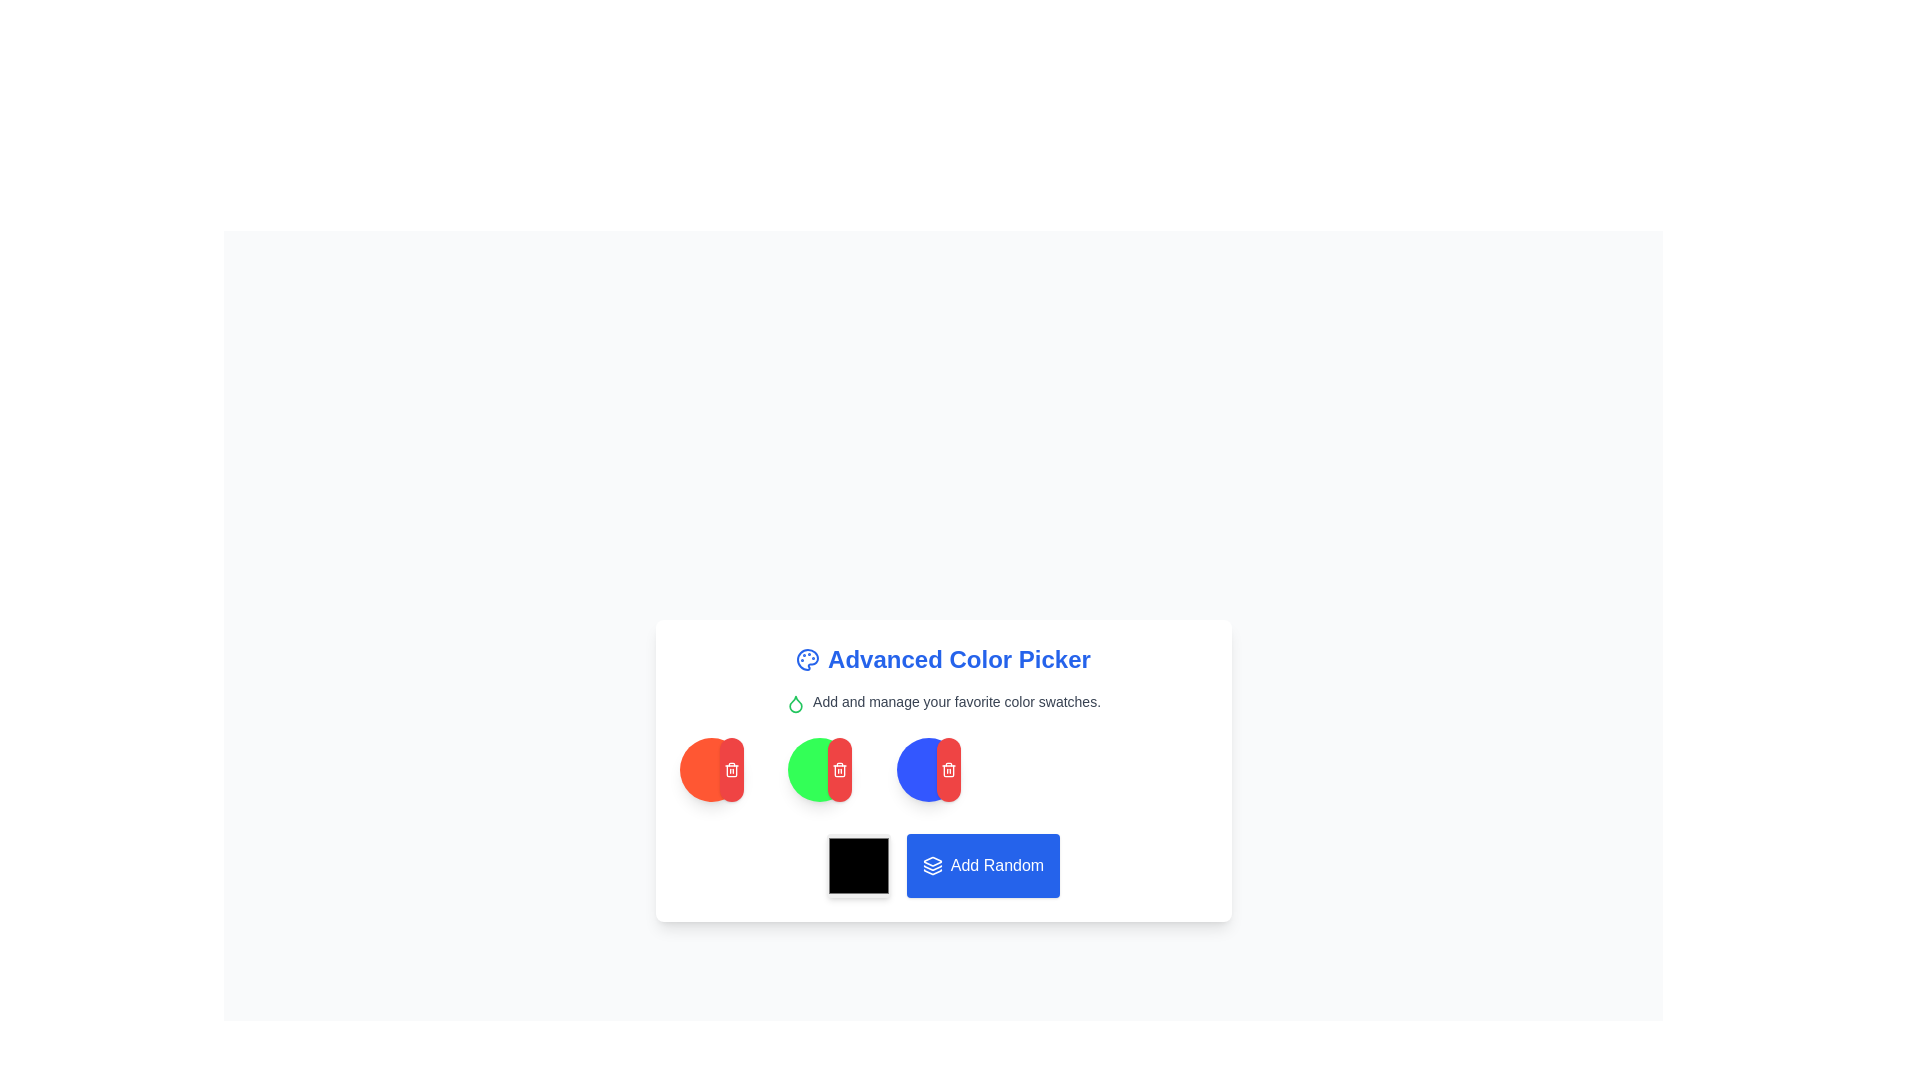  What do you see at coordinates (942, 768) in the screenshot?
I see `the grid layout containing circular color swatches, positioned below the text 'Add and manage your favorite color swatches'` at bounding box center [942, 768].